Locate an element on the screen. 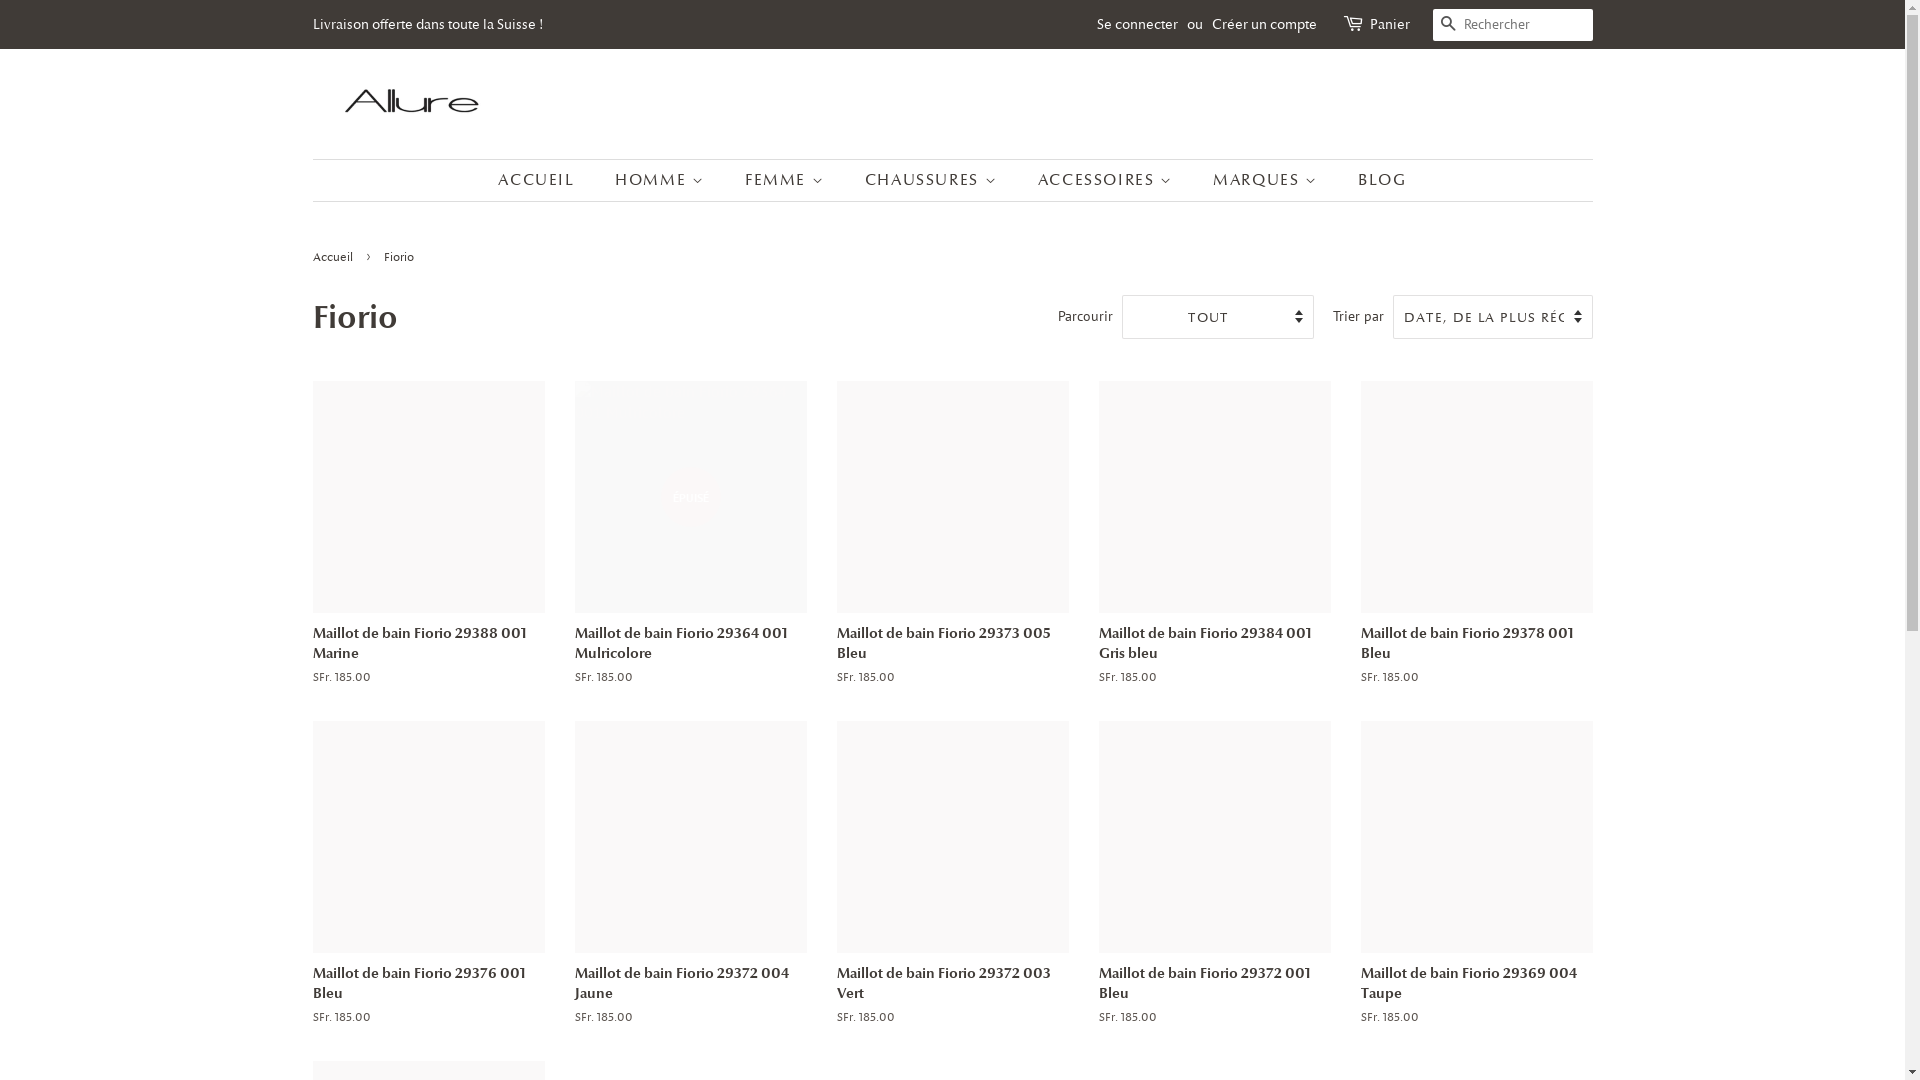  'ACCESSOIRES' is located at coordinates (1107, 180).